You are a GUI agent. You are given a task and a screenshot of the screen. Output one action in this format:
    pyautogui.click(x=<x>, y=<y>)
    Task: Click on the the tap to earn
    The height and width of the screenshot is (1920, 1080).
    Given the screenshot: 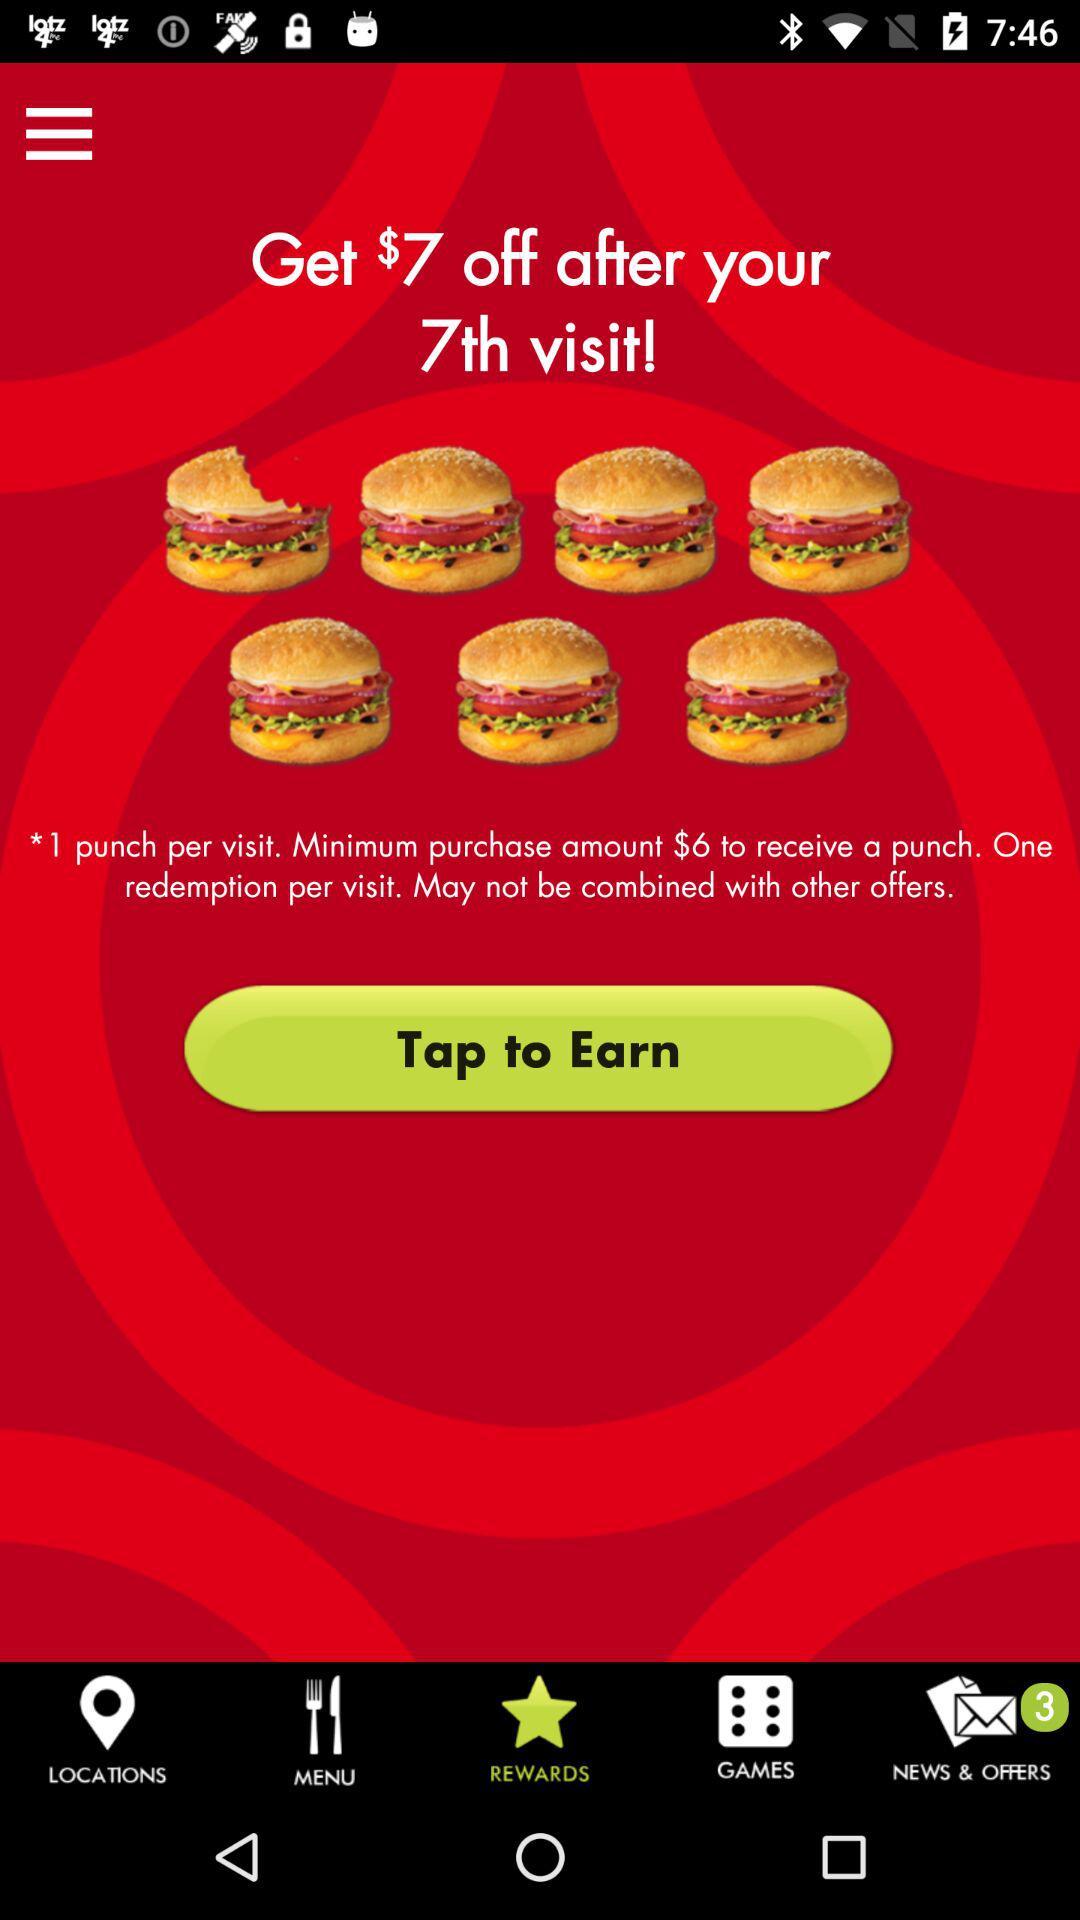 What is the action you would take?
    pyautogui.click(x=538, y=1048)
    